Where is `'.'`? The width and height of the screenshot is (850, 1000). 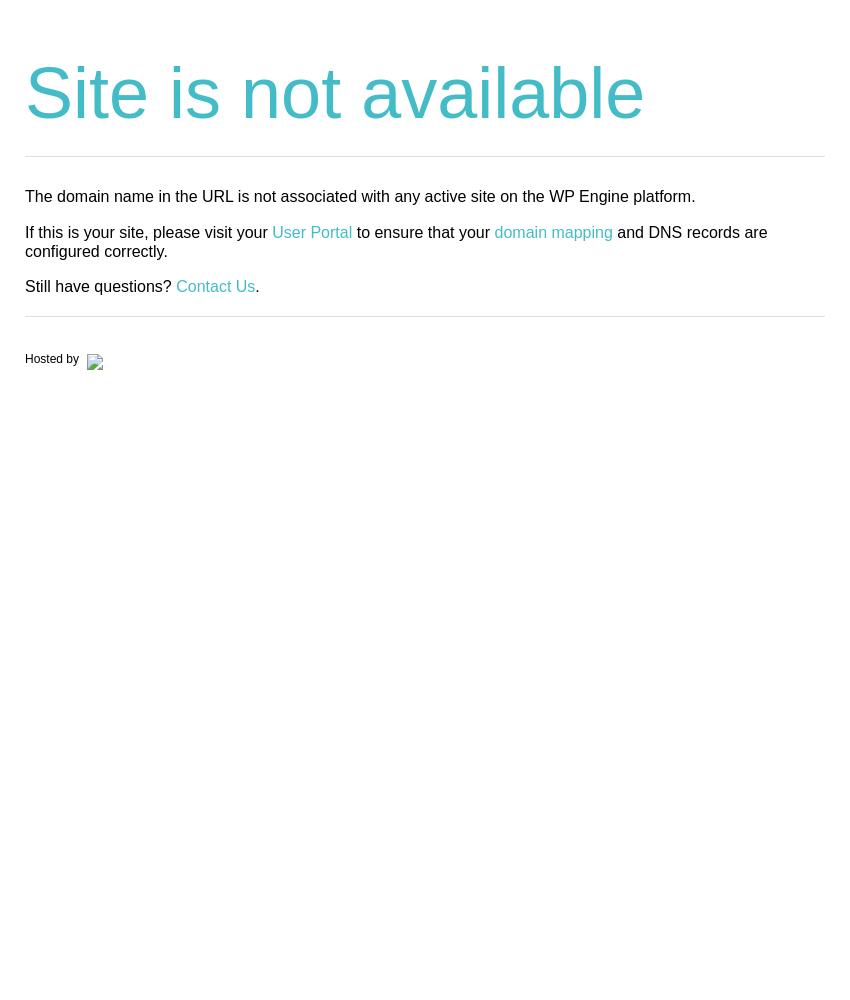
'.' is located at coordinates (256, 285).